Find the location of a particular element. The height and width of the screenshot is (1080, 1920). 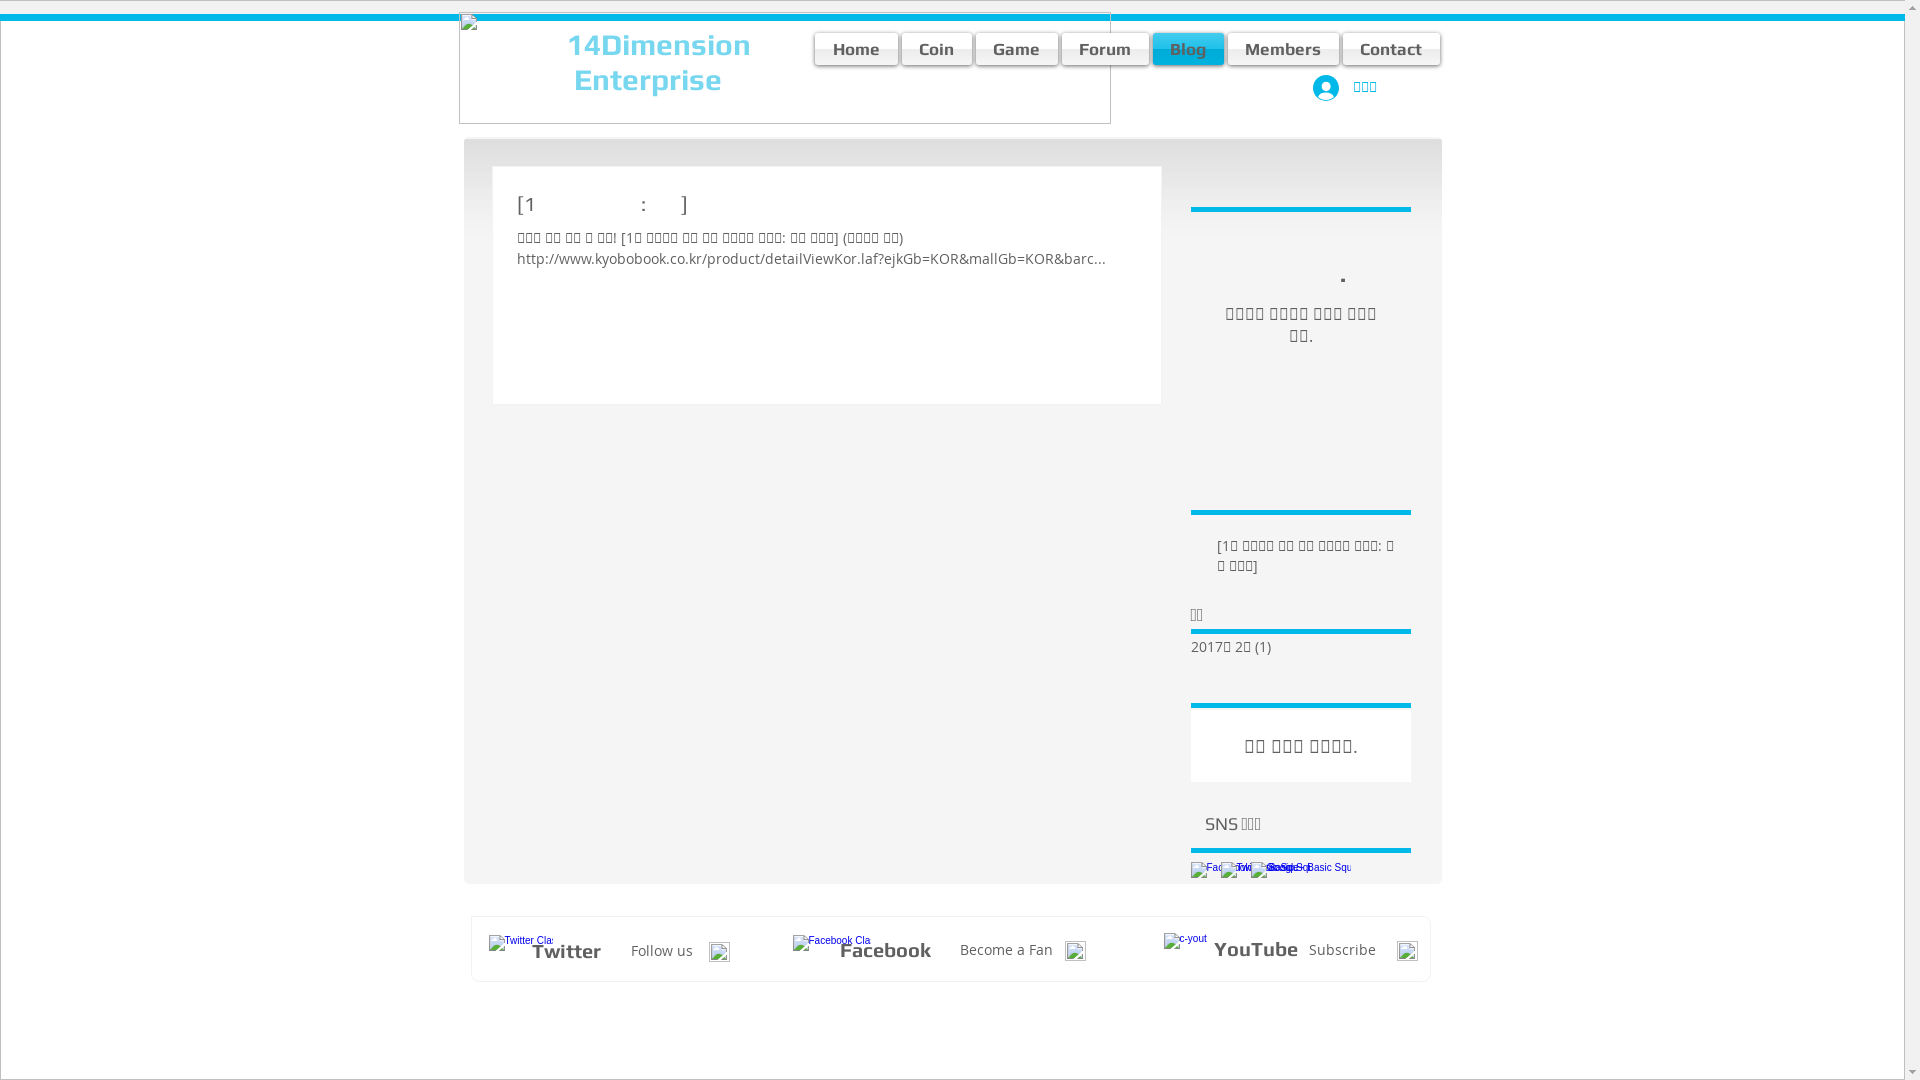

'Forum' is located at coordinates (1104, 48).